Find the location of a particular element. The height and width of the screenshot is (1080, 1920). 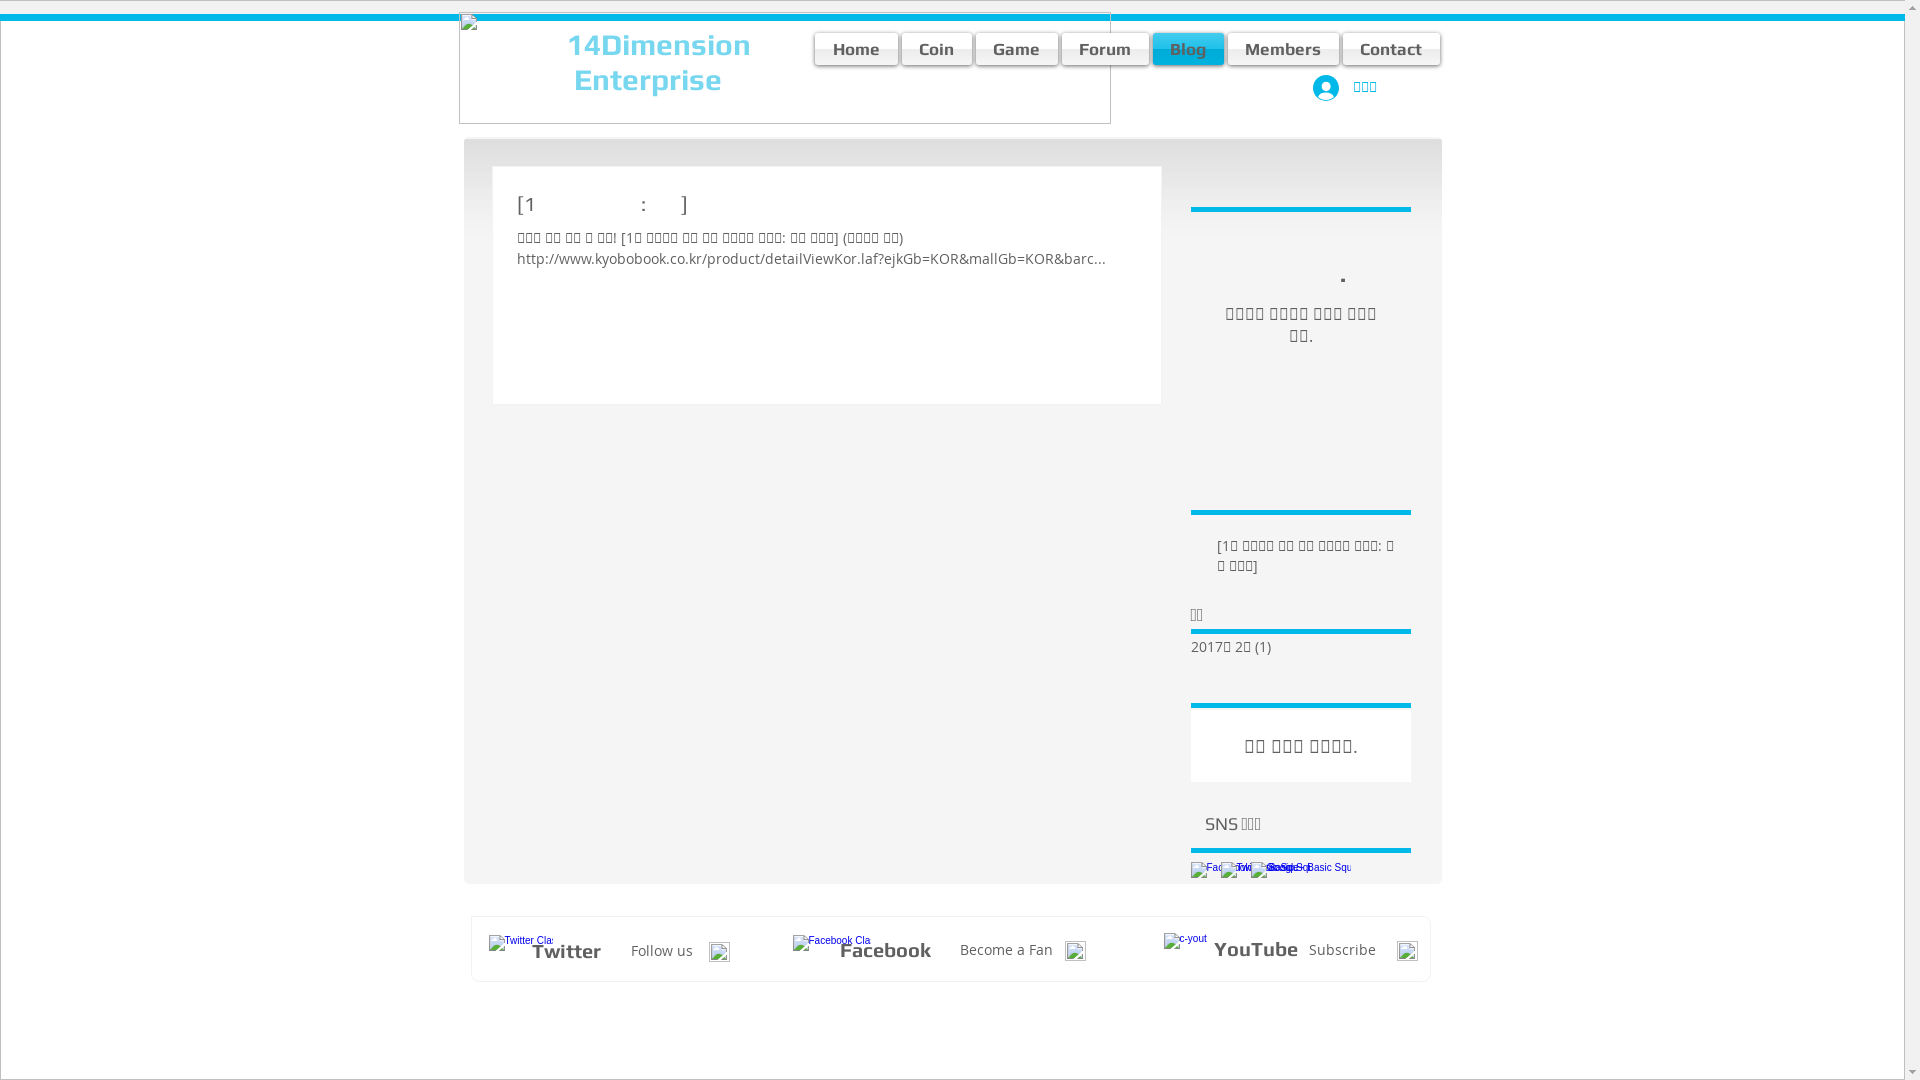

'Forum' is located at coordinates (1104, 48).